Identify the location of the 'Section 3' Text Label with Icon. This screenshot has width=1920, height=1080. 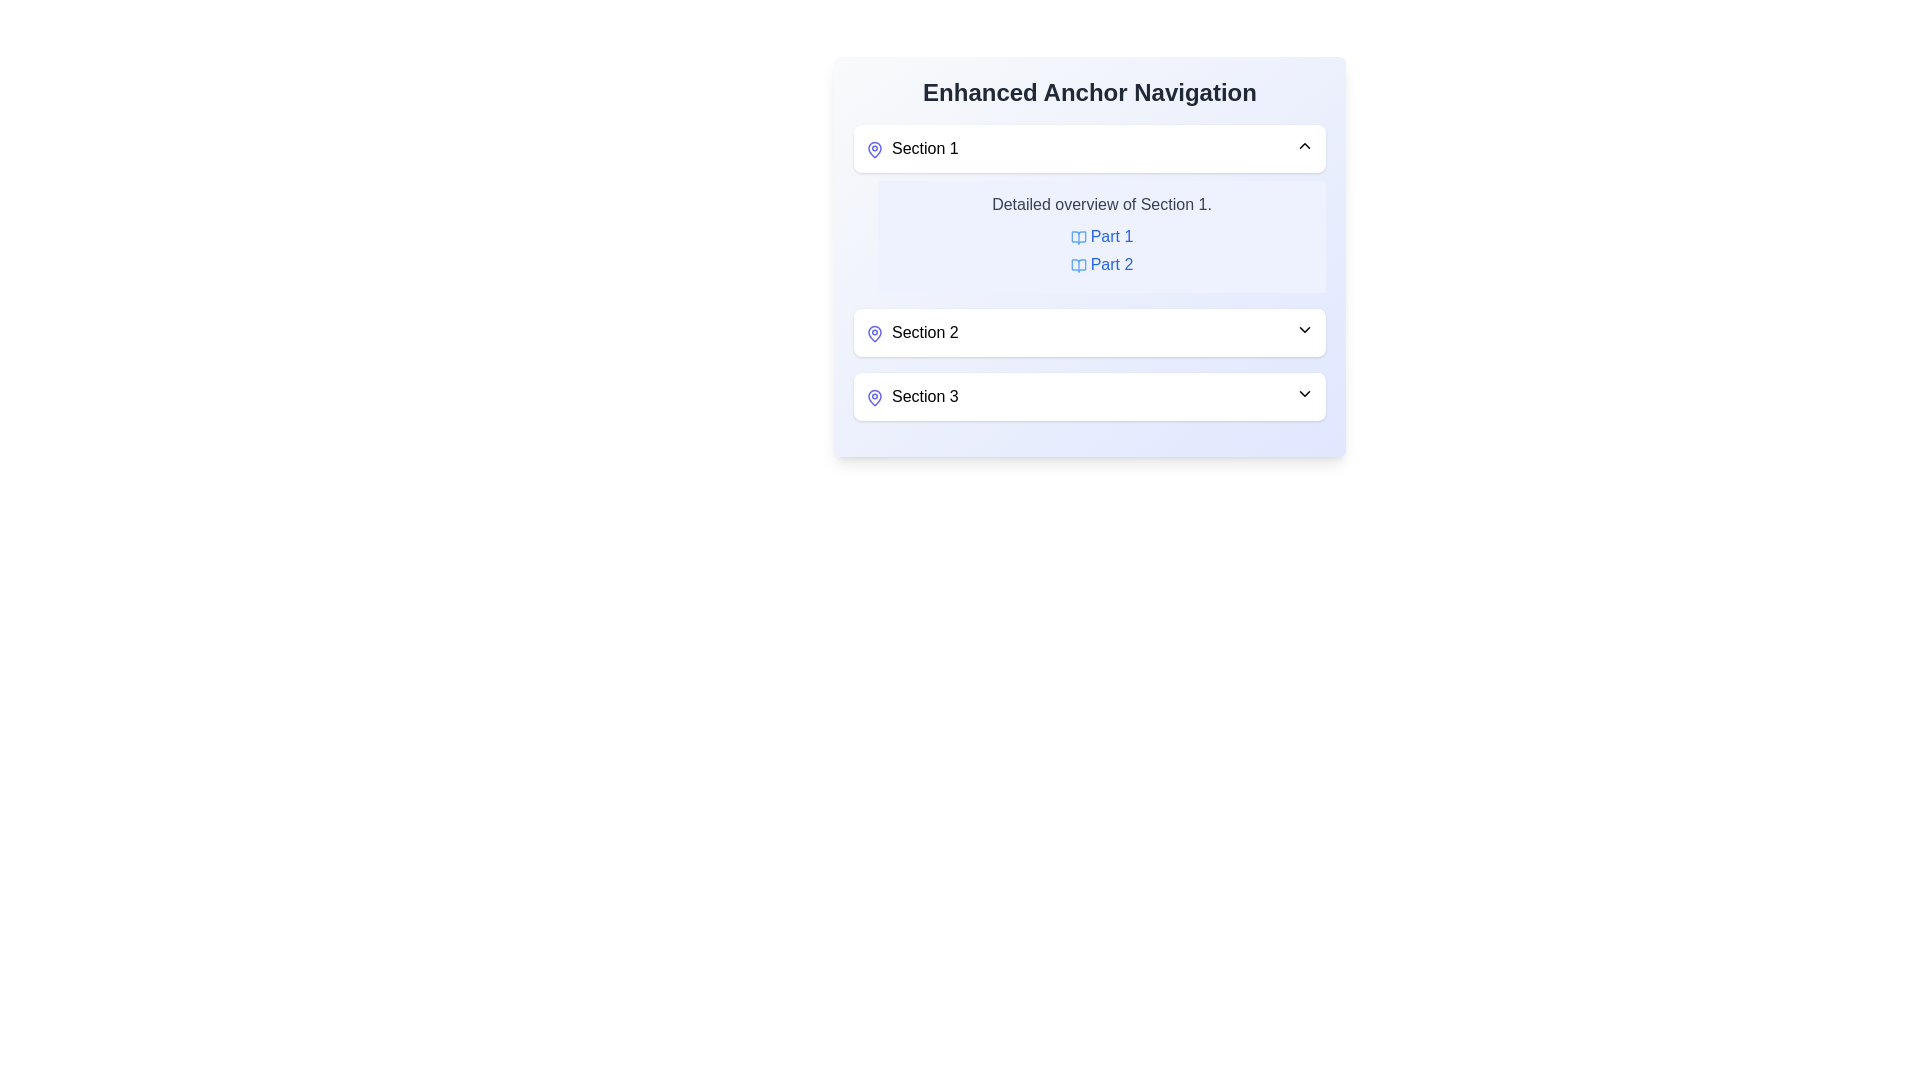
(911, 397).